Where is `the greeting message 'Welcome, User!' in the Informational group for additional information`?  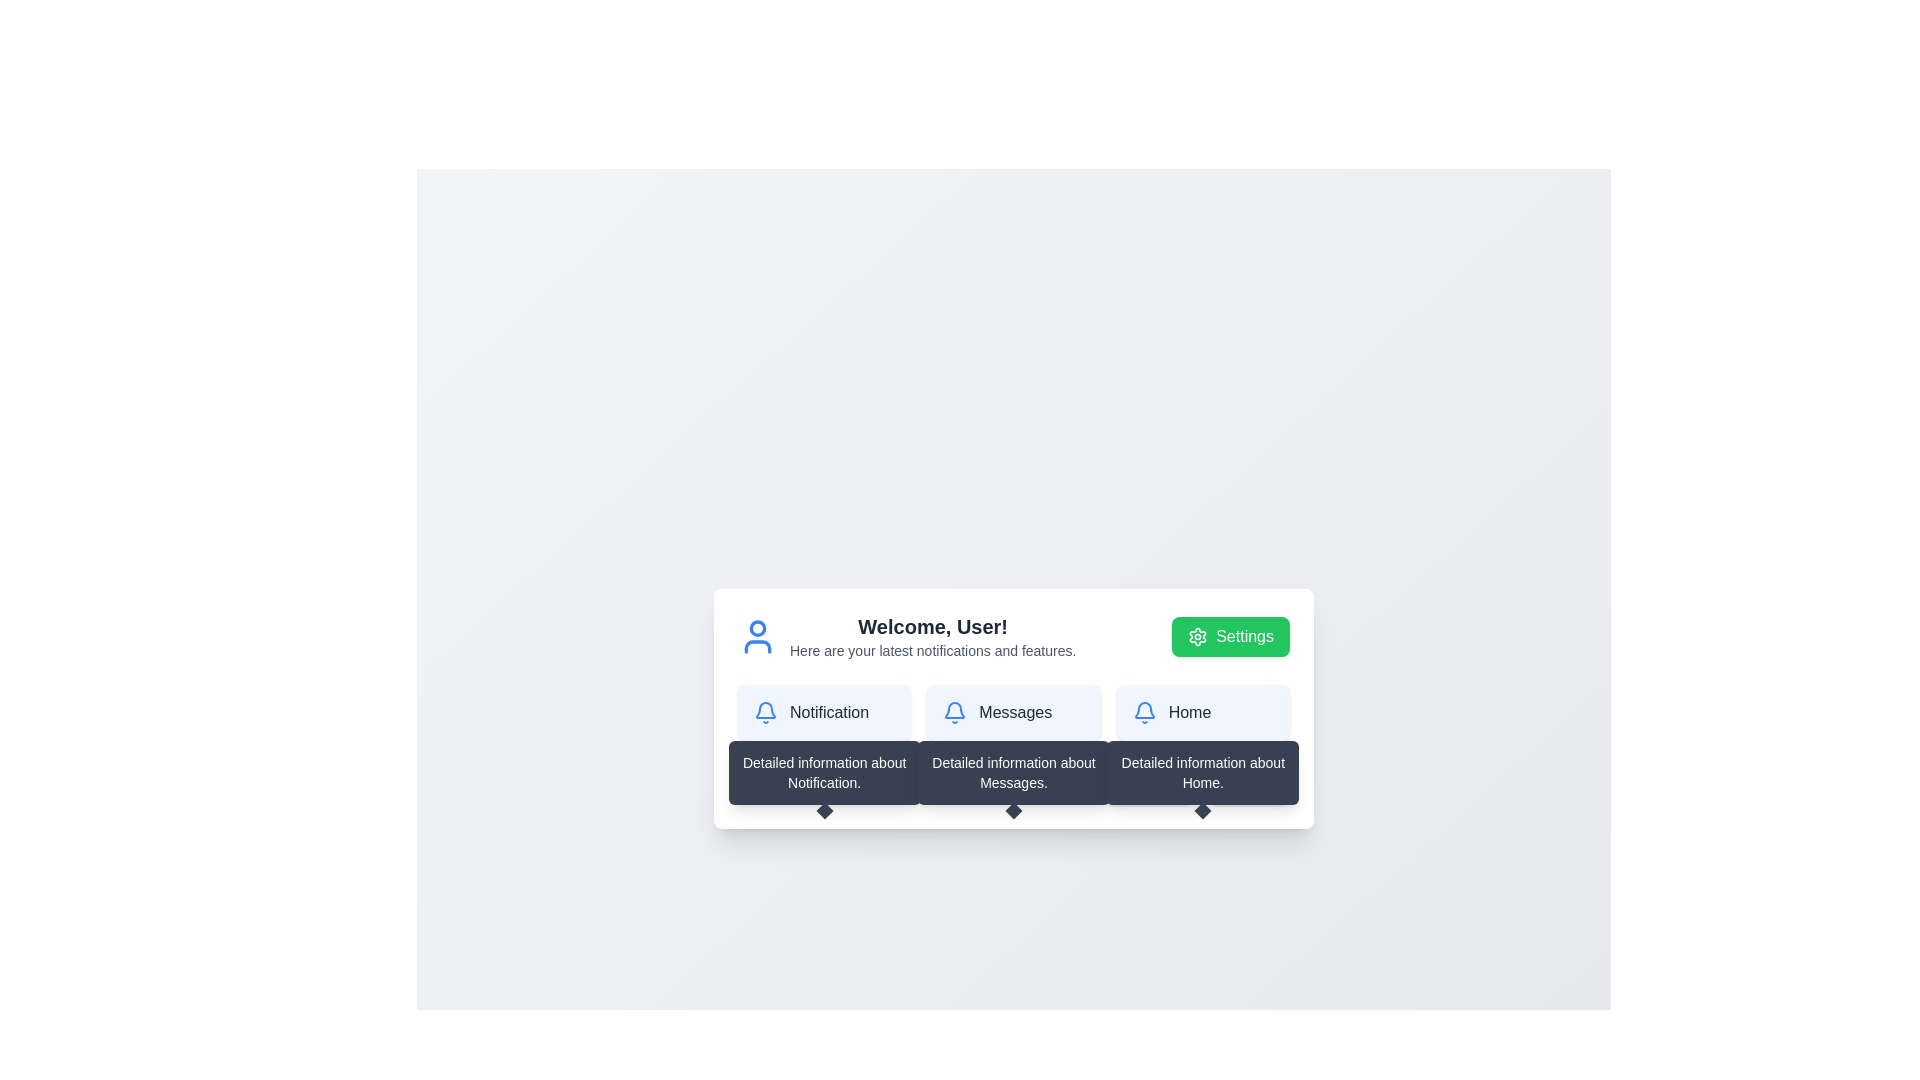
the greeting message 'Welcome, User!' in the Informational group for additional information is located at coordinates (1013, 636).